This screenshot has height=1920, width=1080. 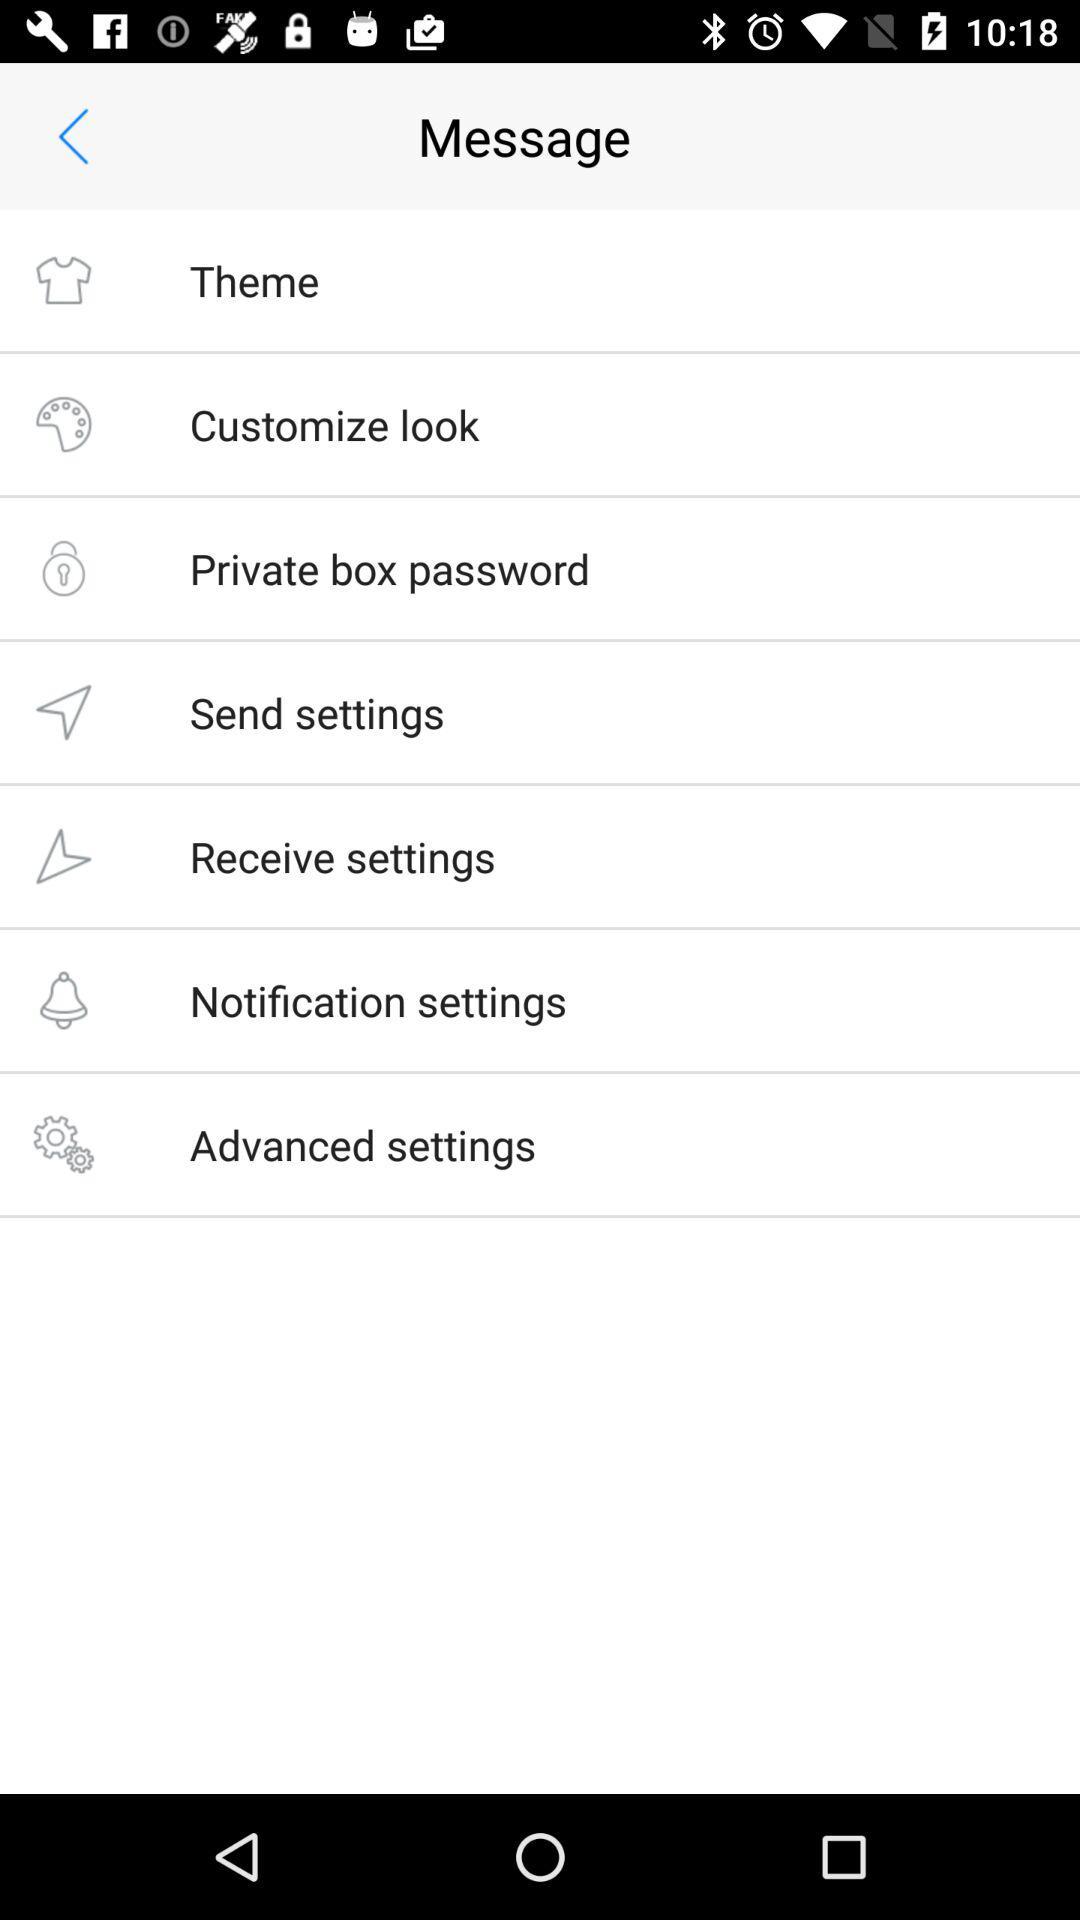 I want to click on the item below the private box password, so click(x=316, y=712).